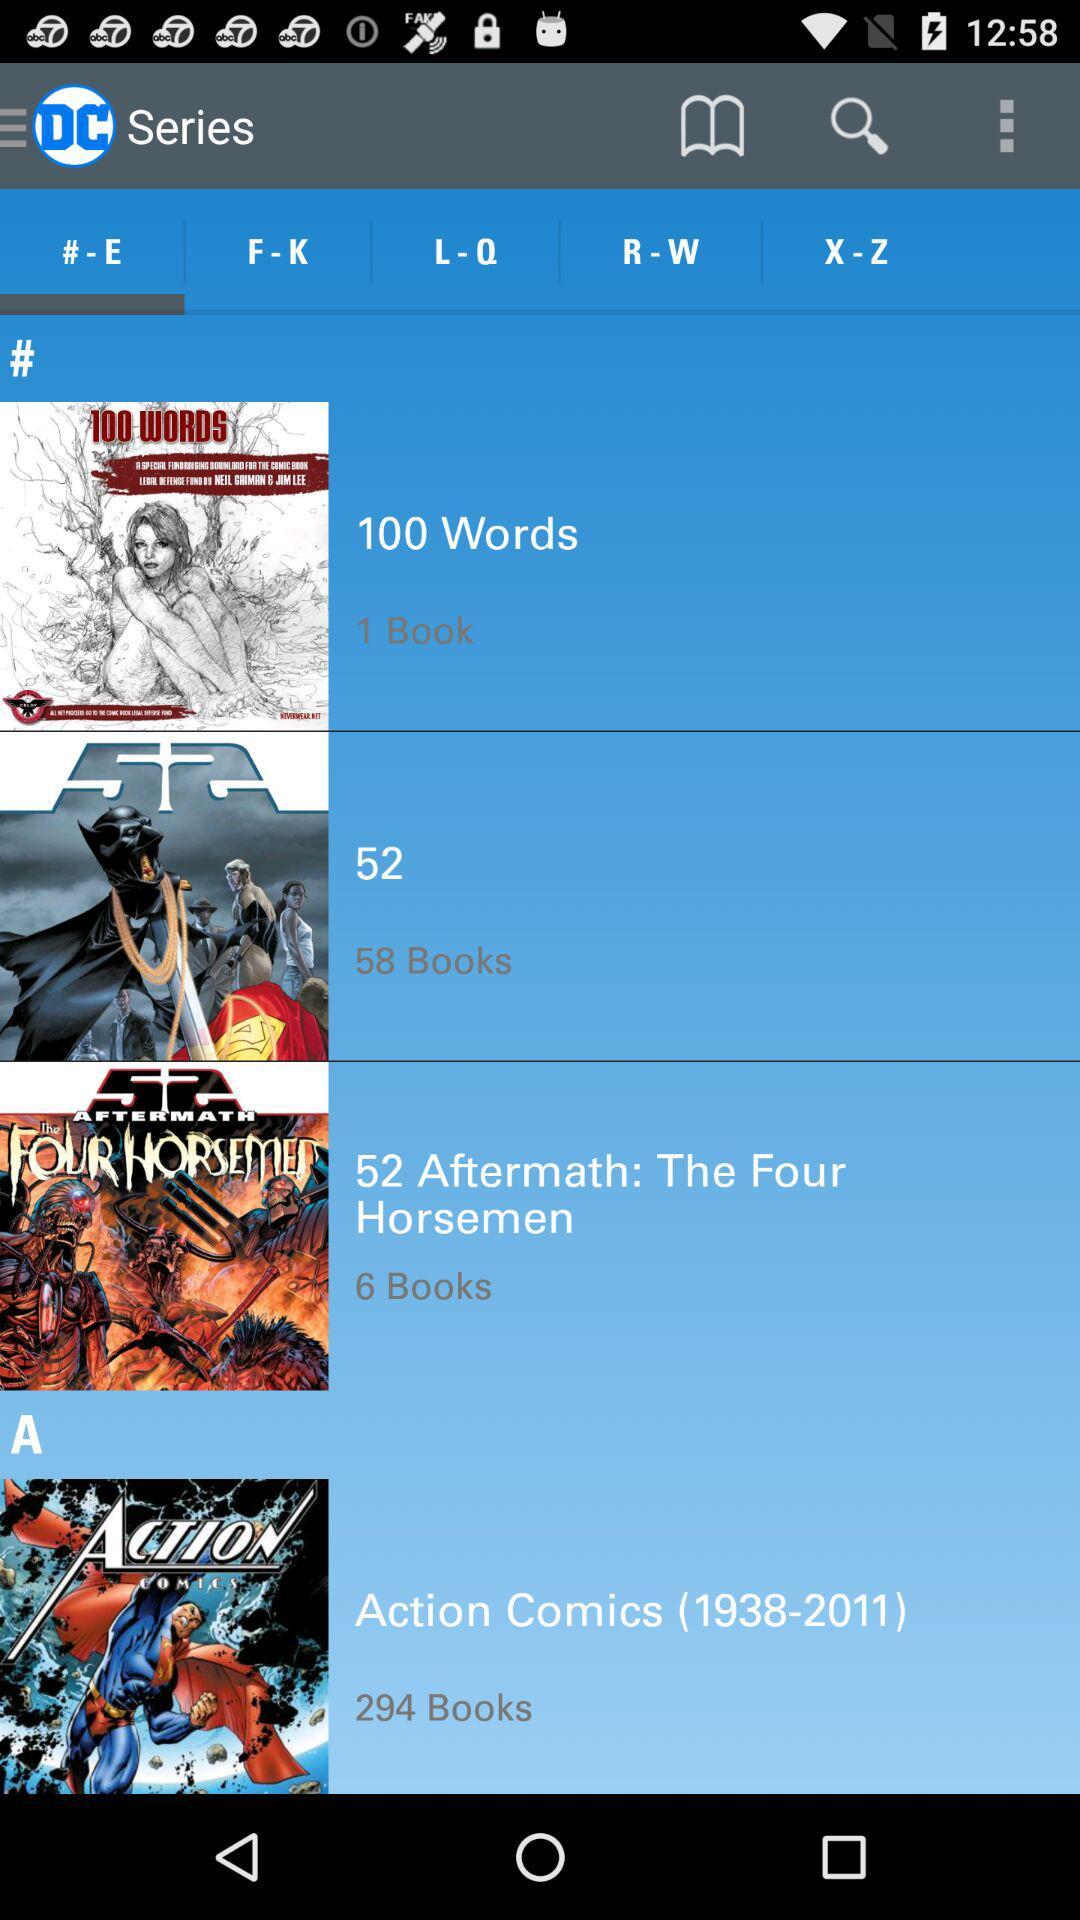 This screenshot has height=1920, width=1080. Describe the element at coordinates (858, 124) in the screenshot. I see `icon above the x - z item` at that location.